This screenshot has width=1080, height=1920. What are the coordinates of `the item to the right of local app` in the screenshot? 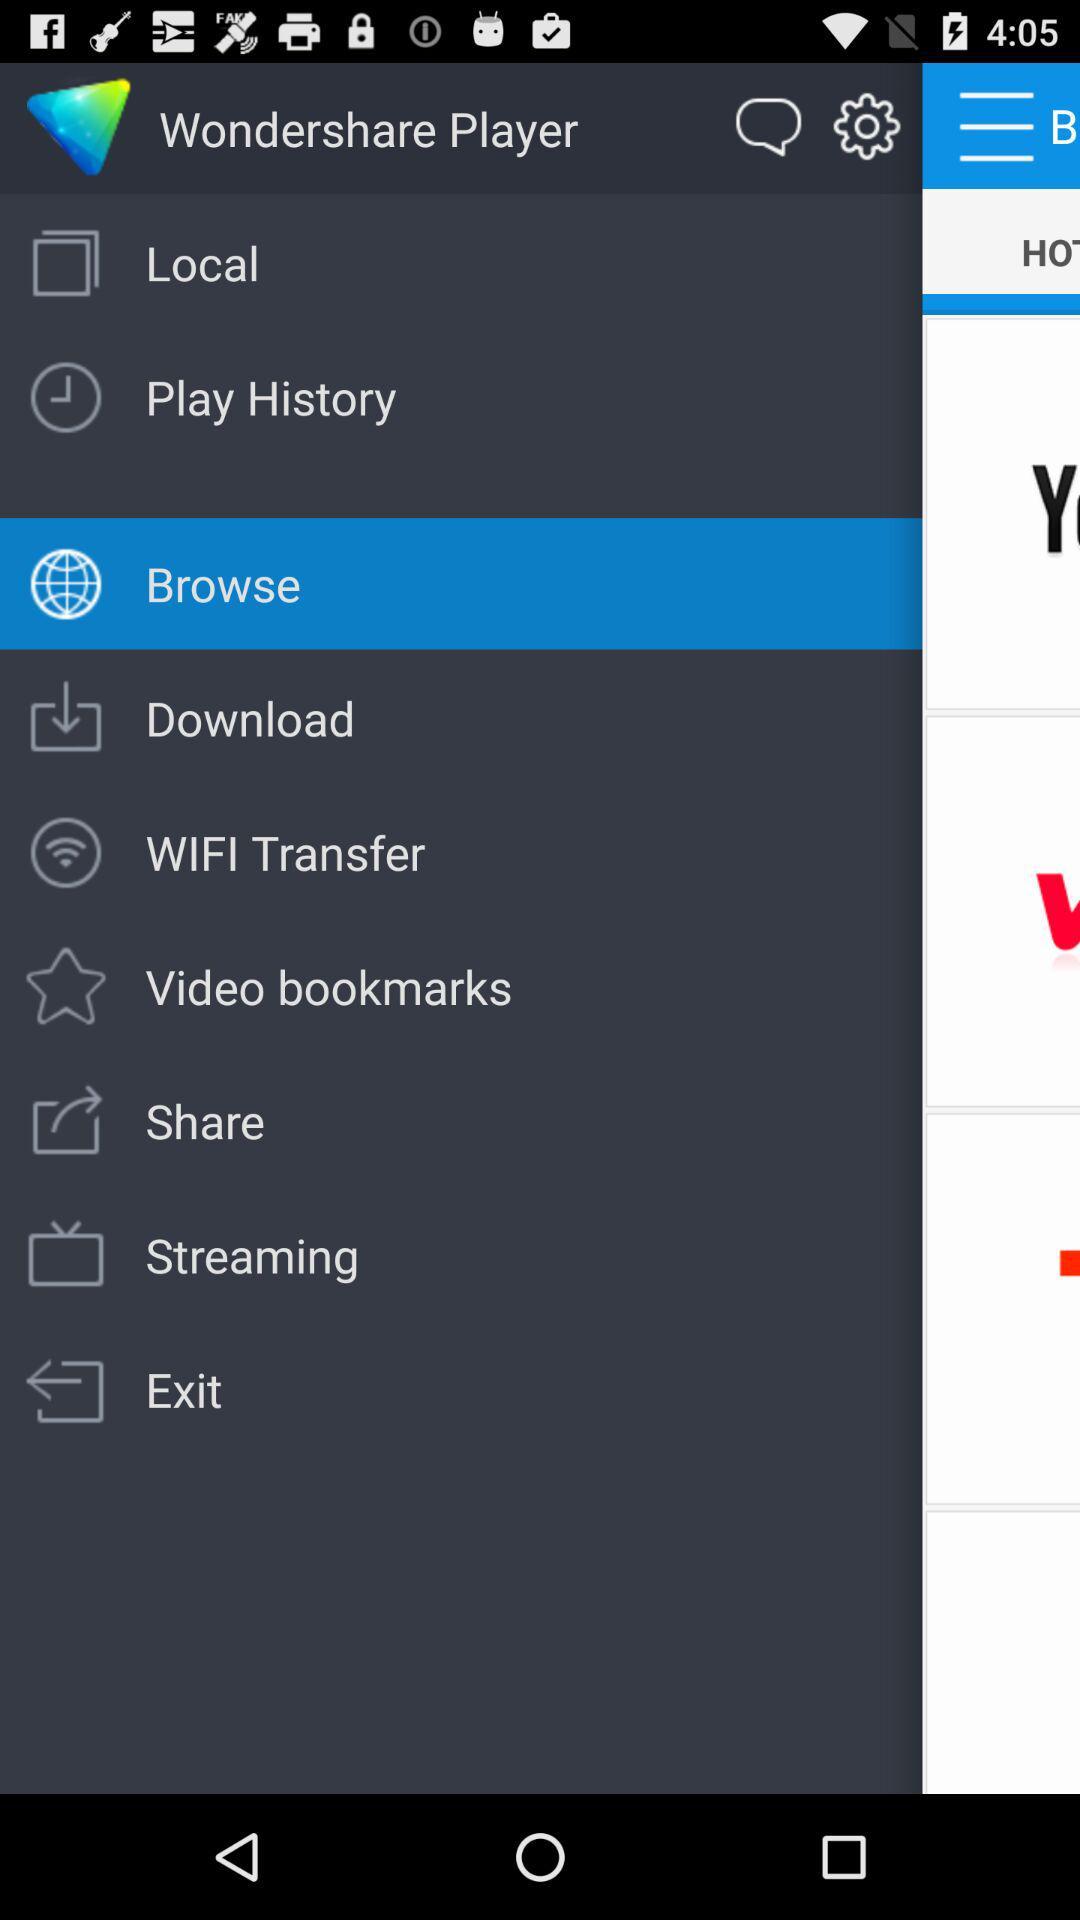 It's located at (1001, 251).